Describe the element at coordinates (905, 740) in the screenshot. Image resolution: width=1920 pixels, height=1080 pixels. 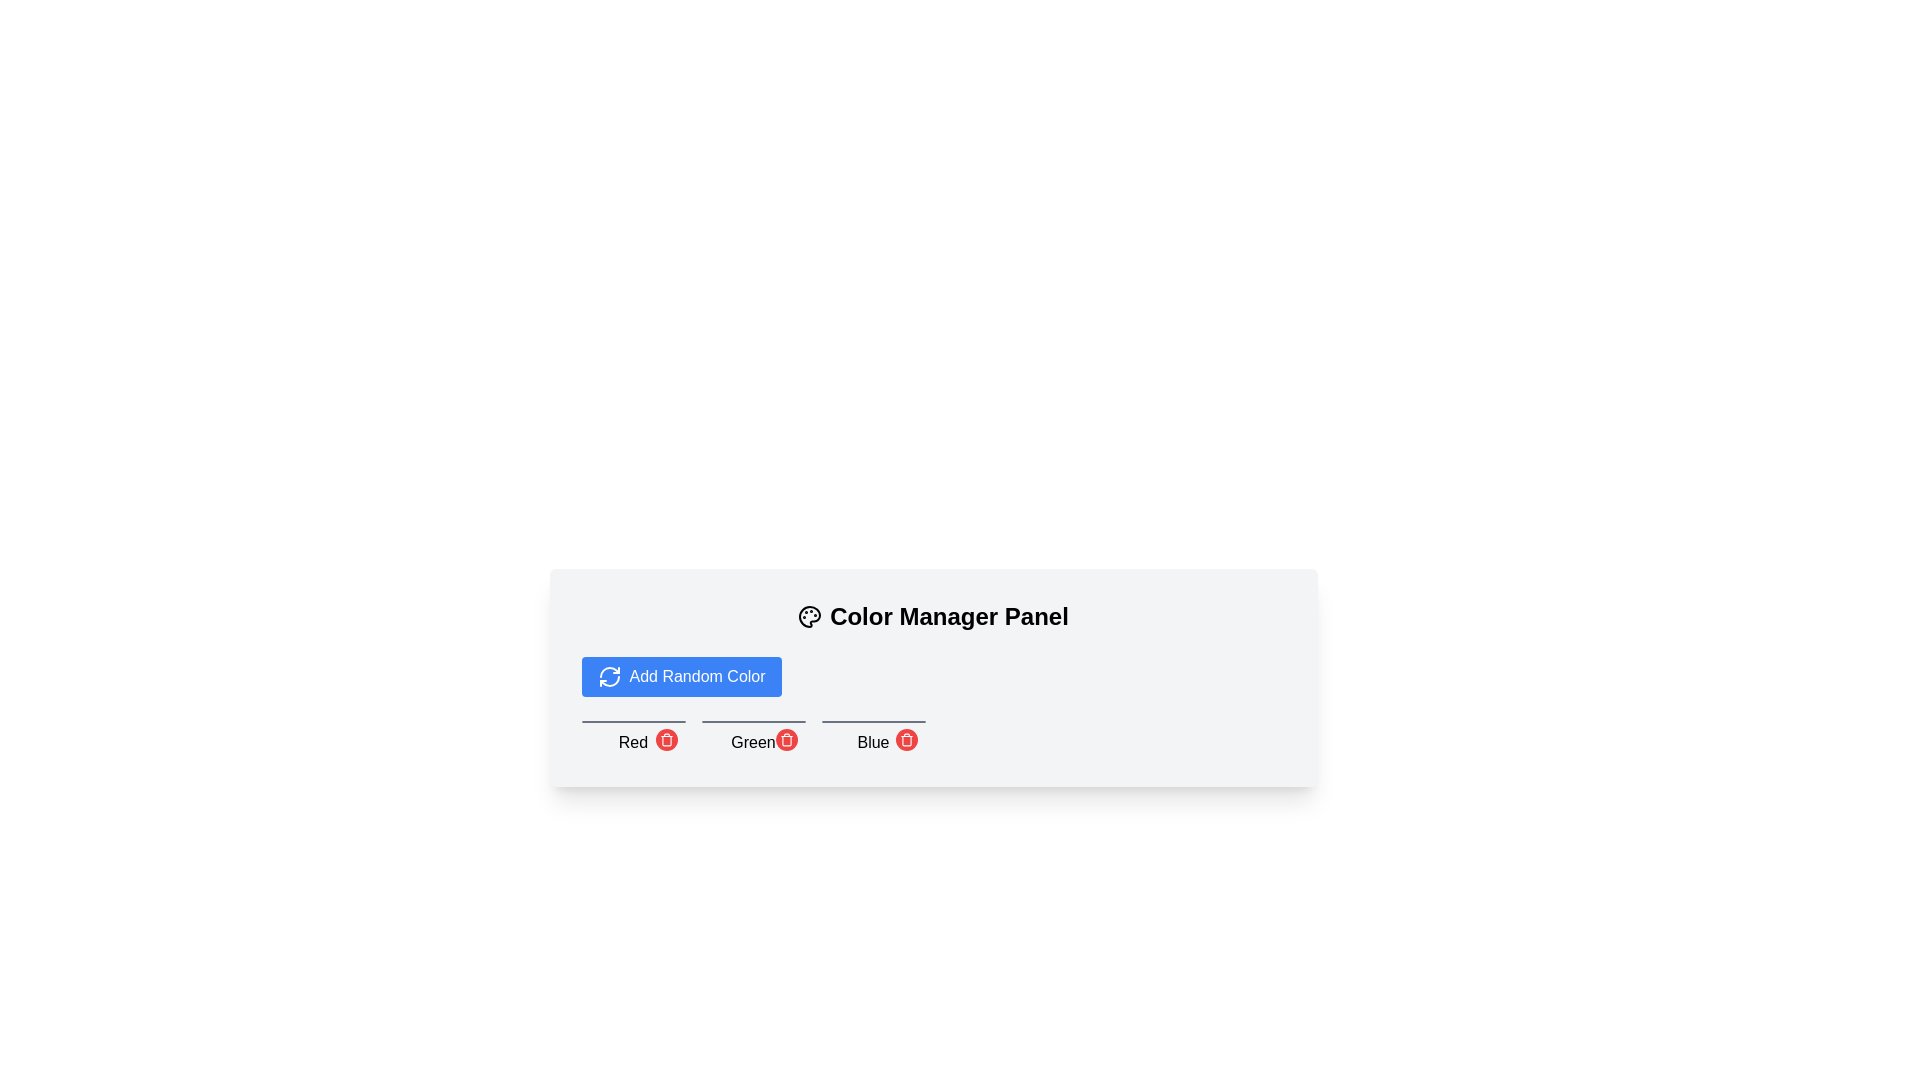
I see `the delete icon button located to the right of the 'Blue' text label` at that location.